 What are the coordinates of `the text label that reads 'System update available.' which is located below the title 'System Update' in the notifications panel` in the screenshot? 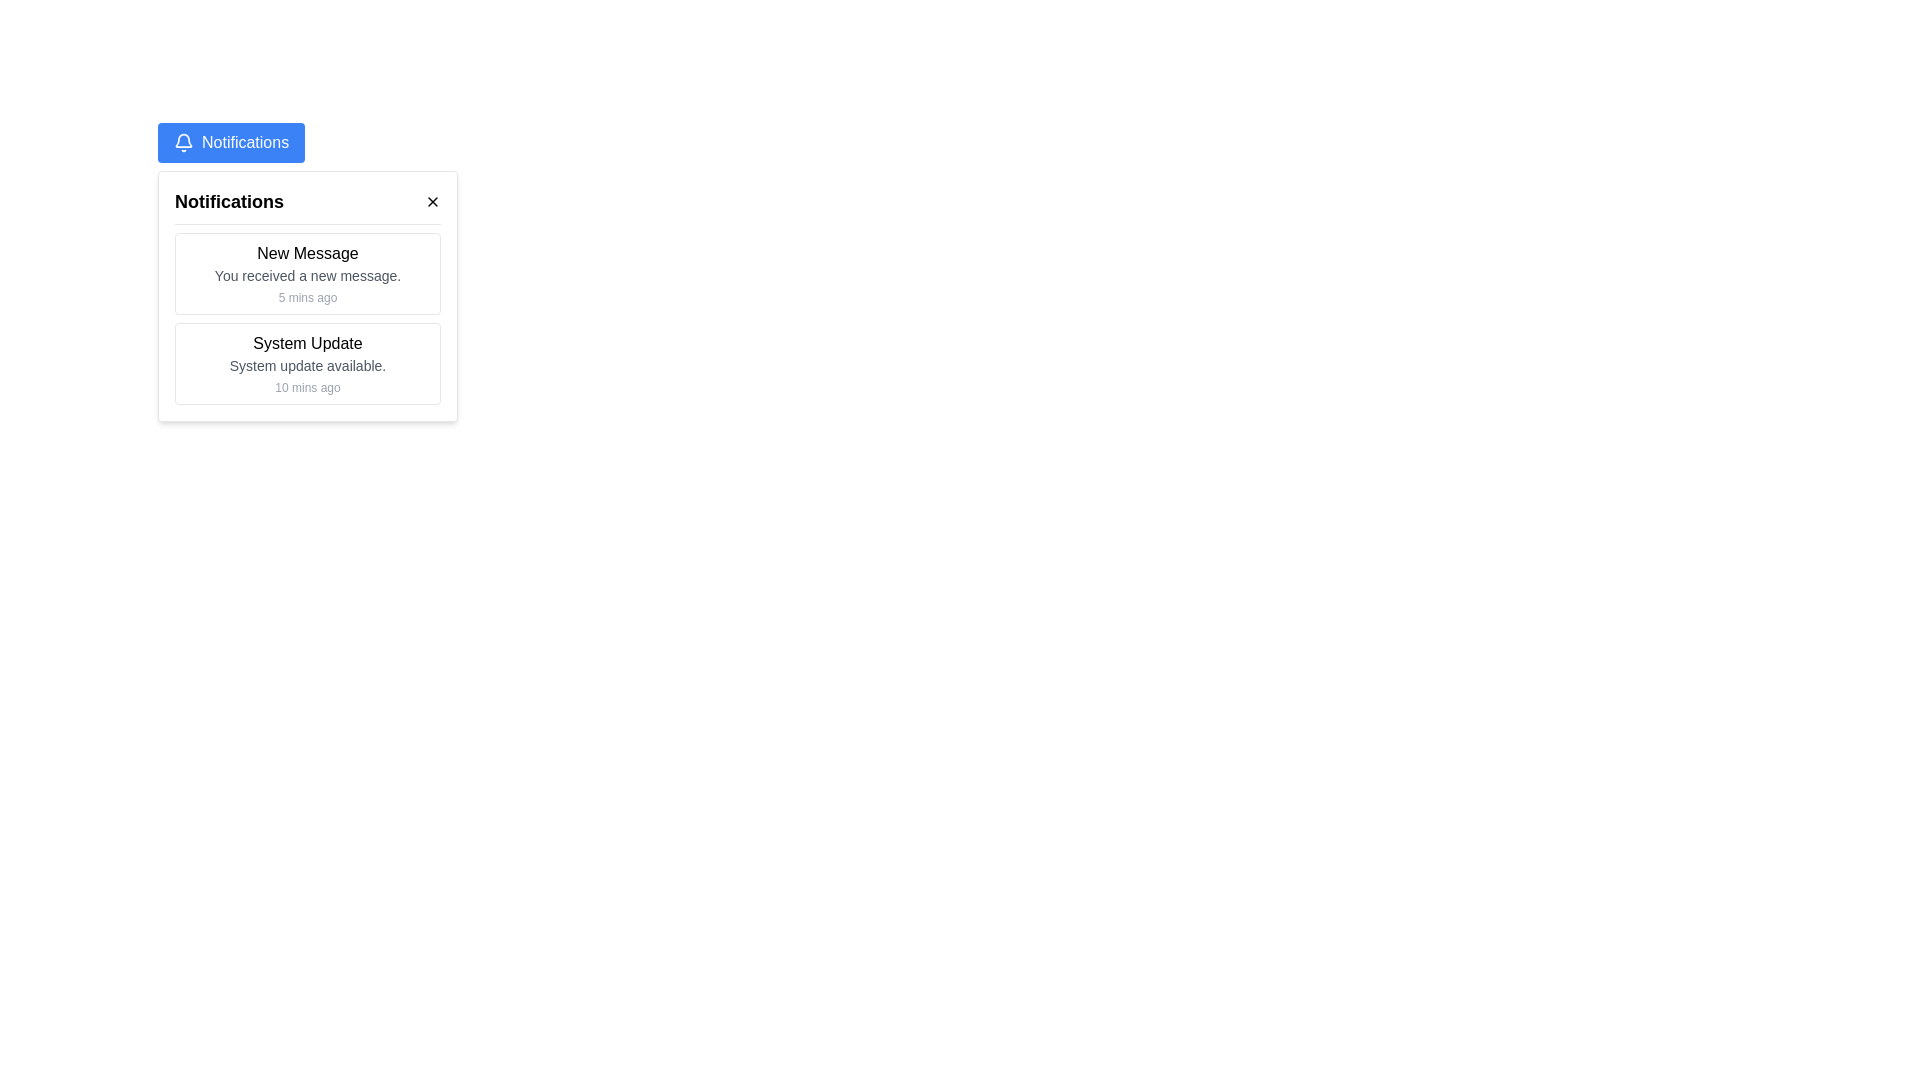 It's located at (306, 366).